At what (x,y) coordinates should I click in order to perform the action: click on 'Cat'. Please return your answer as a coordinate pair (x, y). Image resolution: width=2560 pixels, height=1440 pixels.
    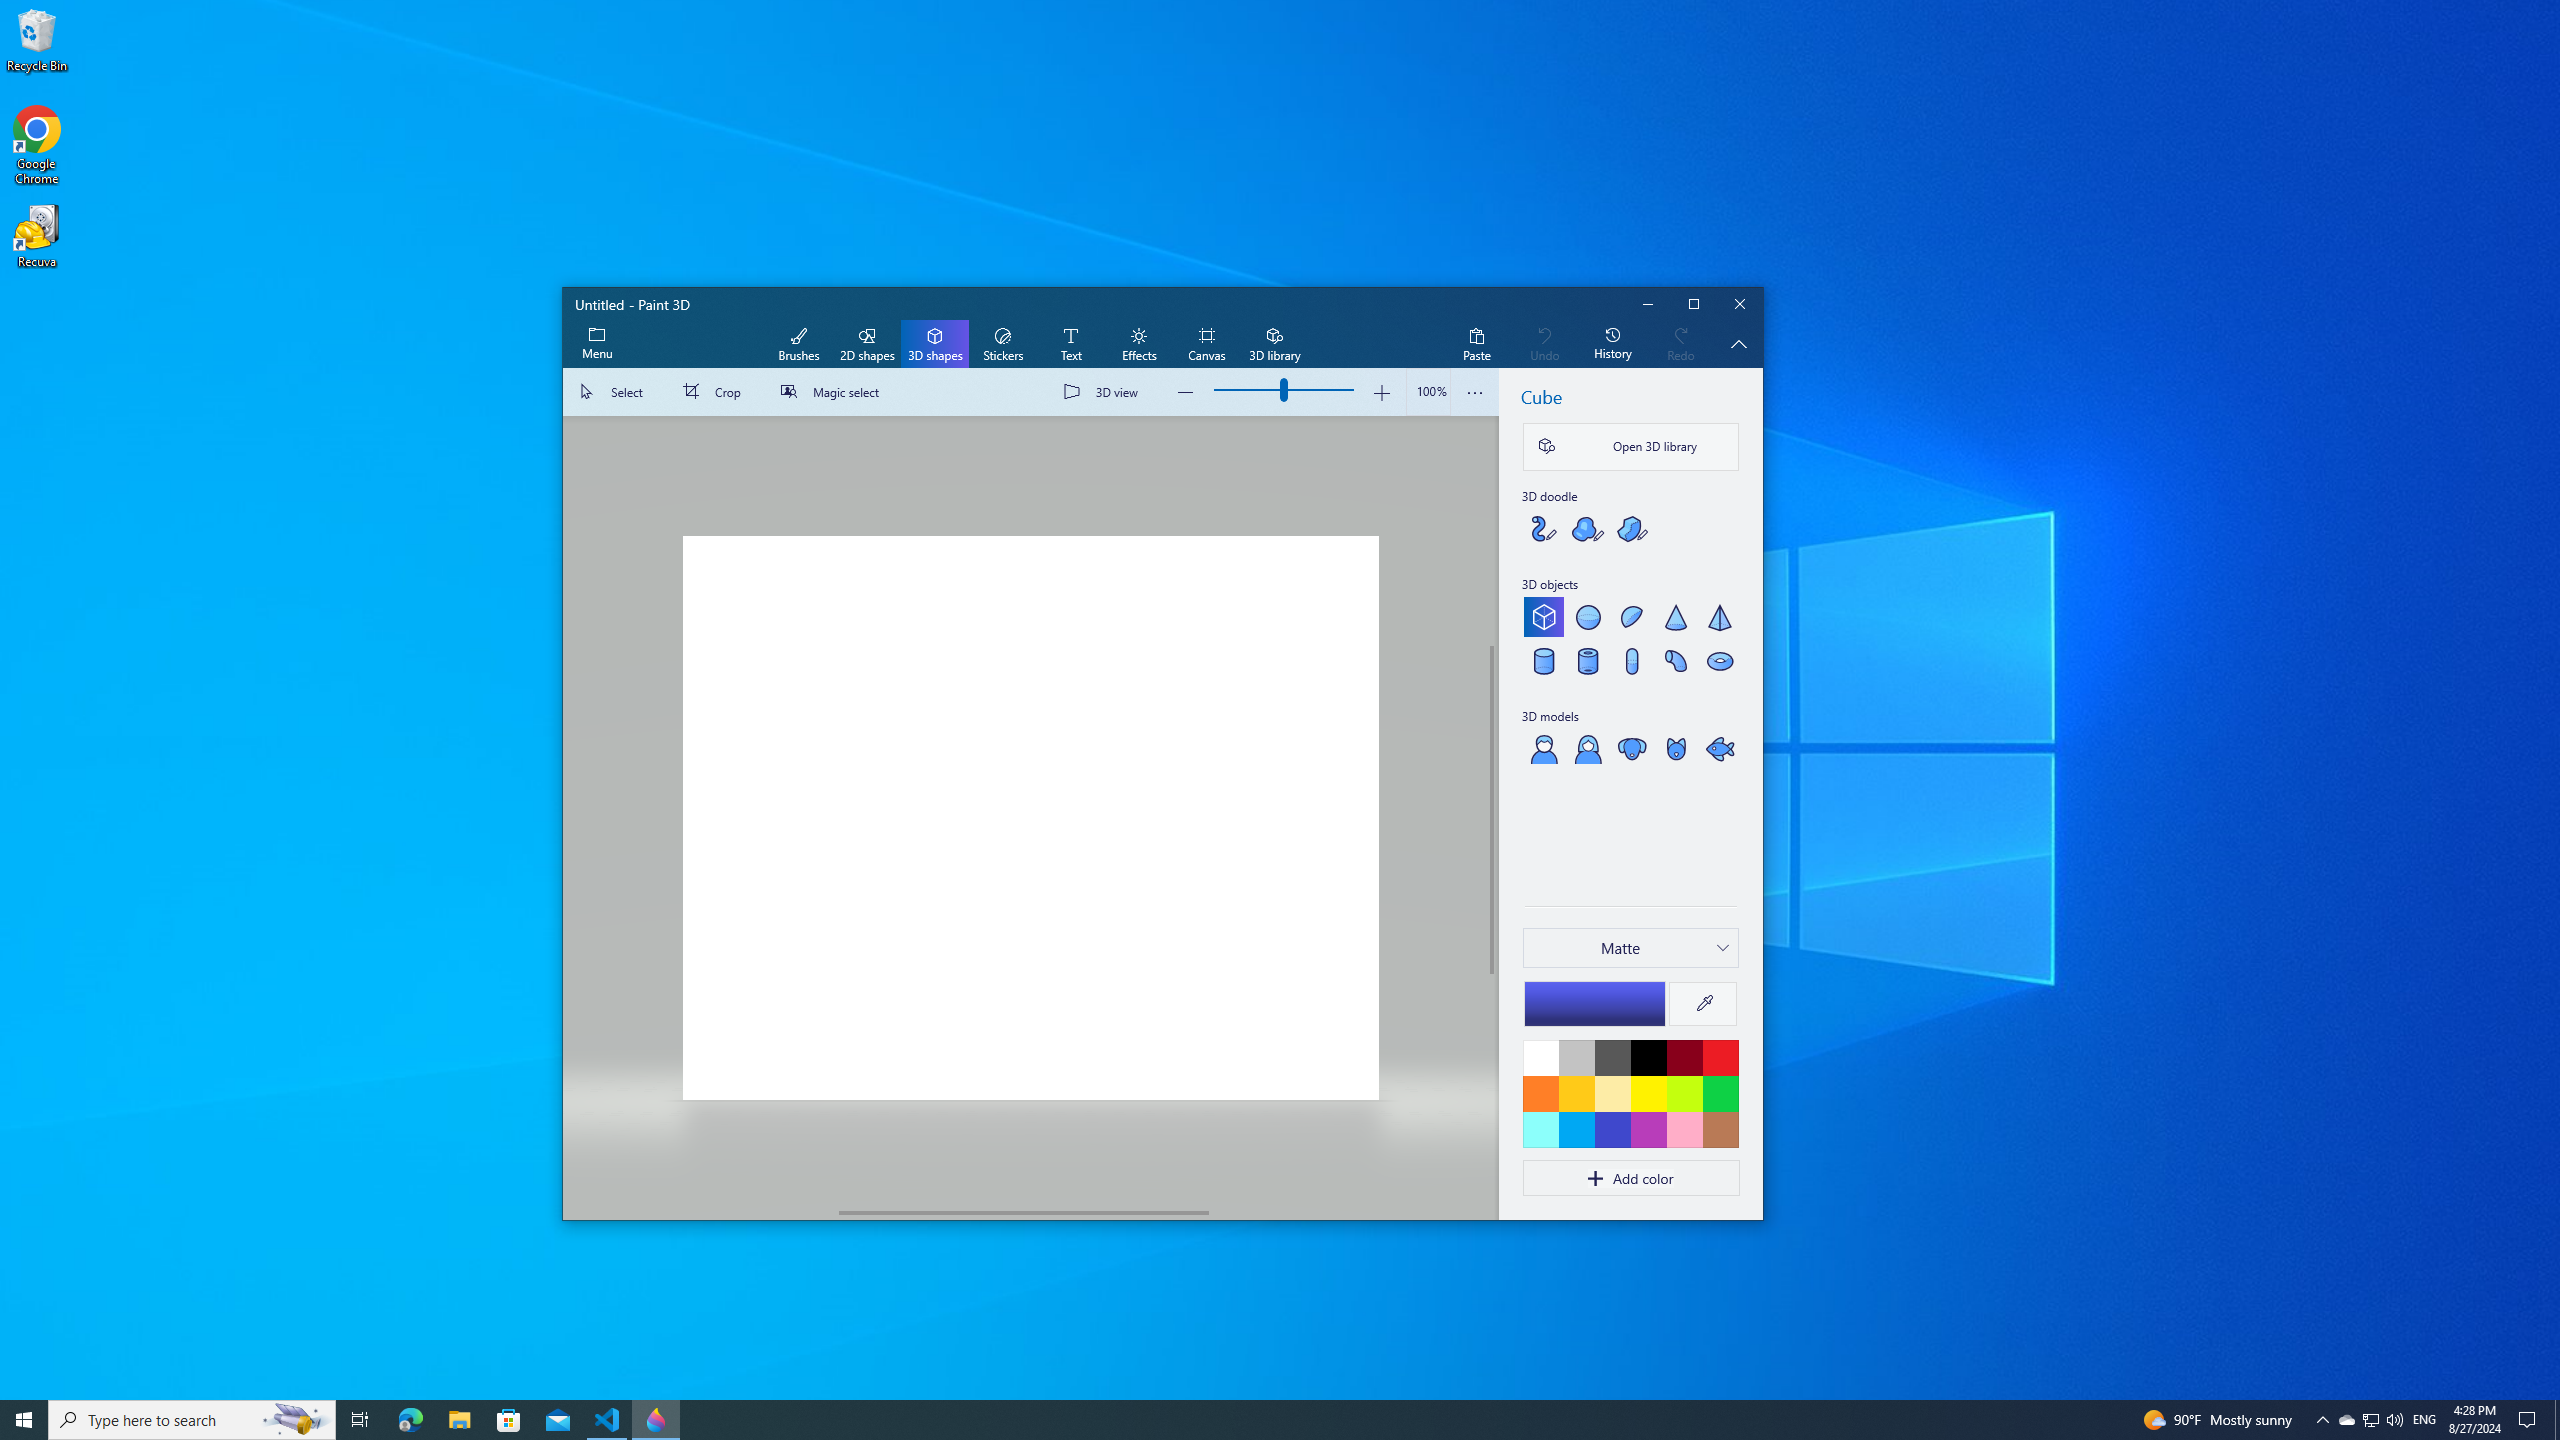
    Looking at the image, I should click on (1675, 747).